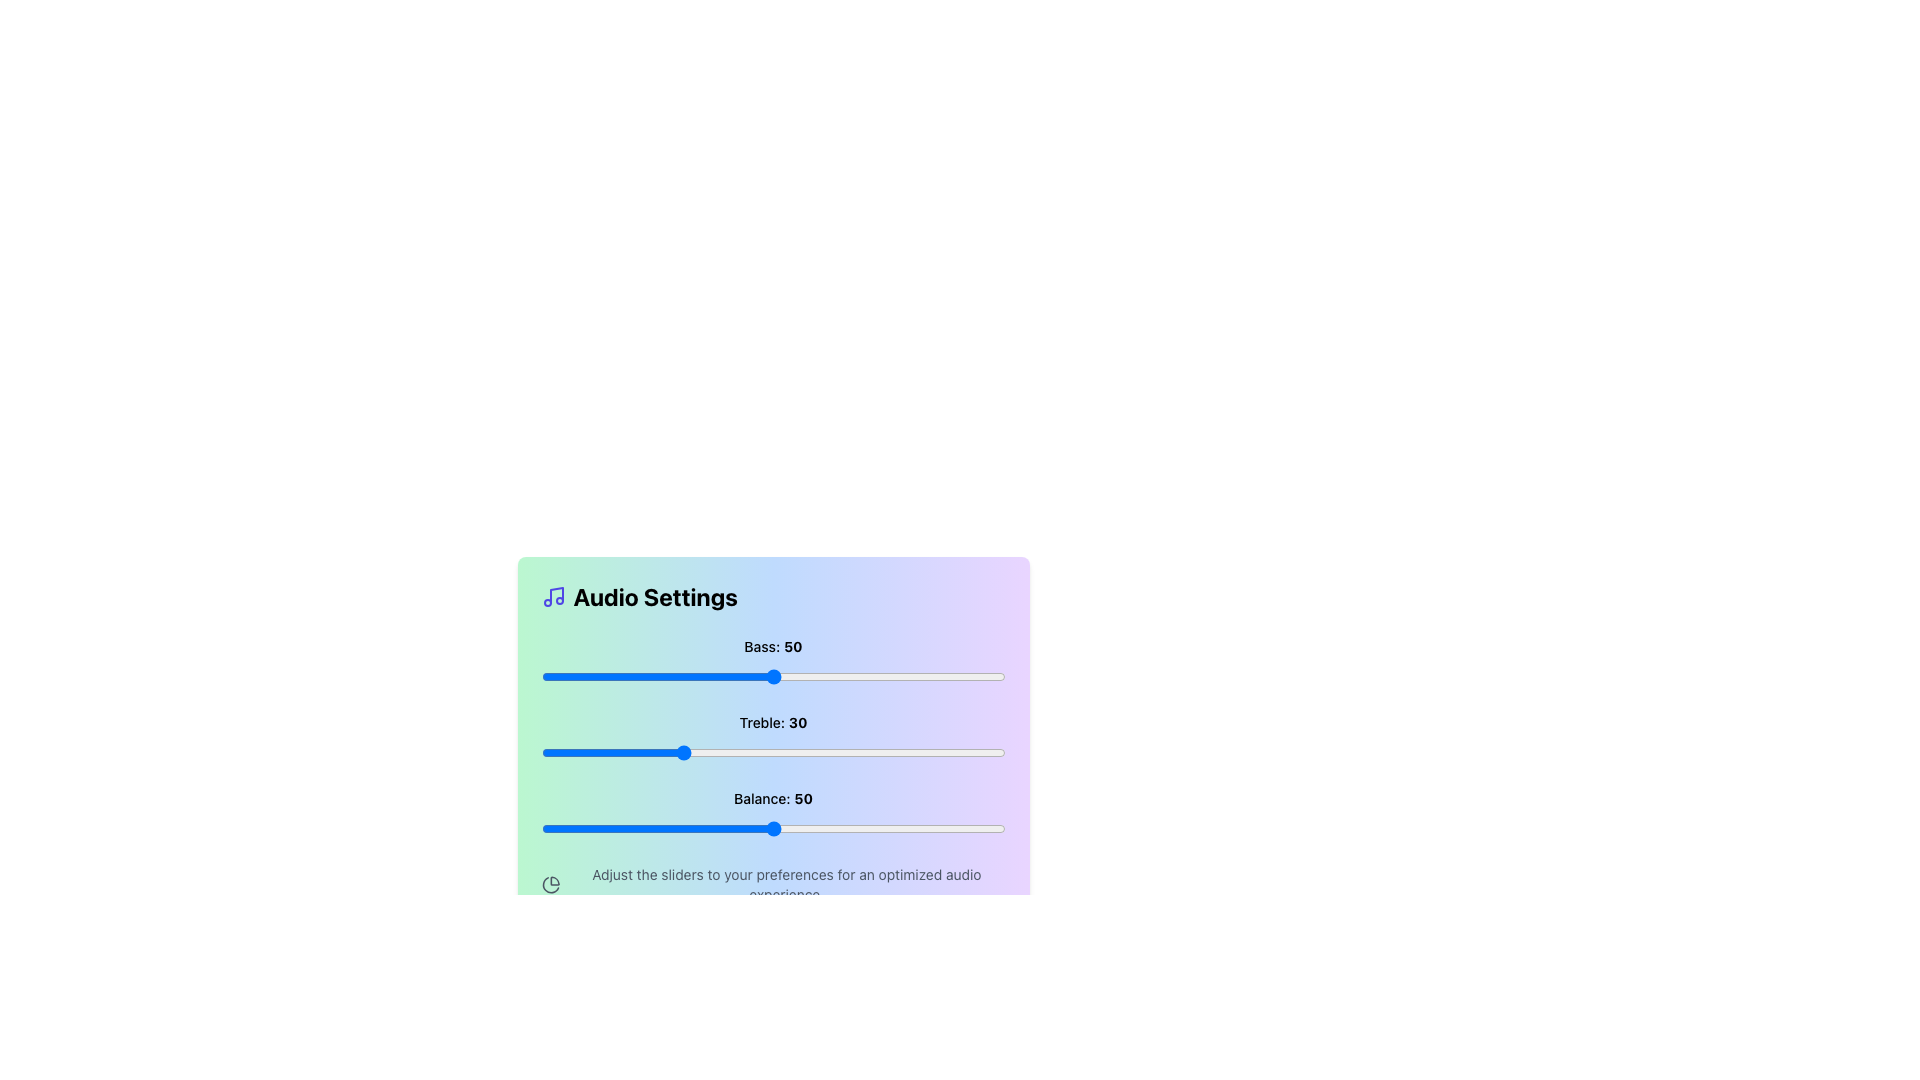  What do you see at coordinates (934, 676) in the screenshot?
I see `the bass level` at bounding box center [934, 676].